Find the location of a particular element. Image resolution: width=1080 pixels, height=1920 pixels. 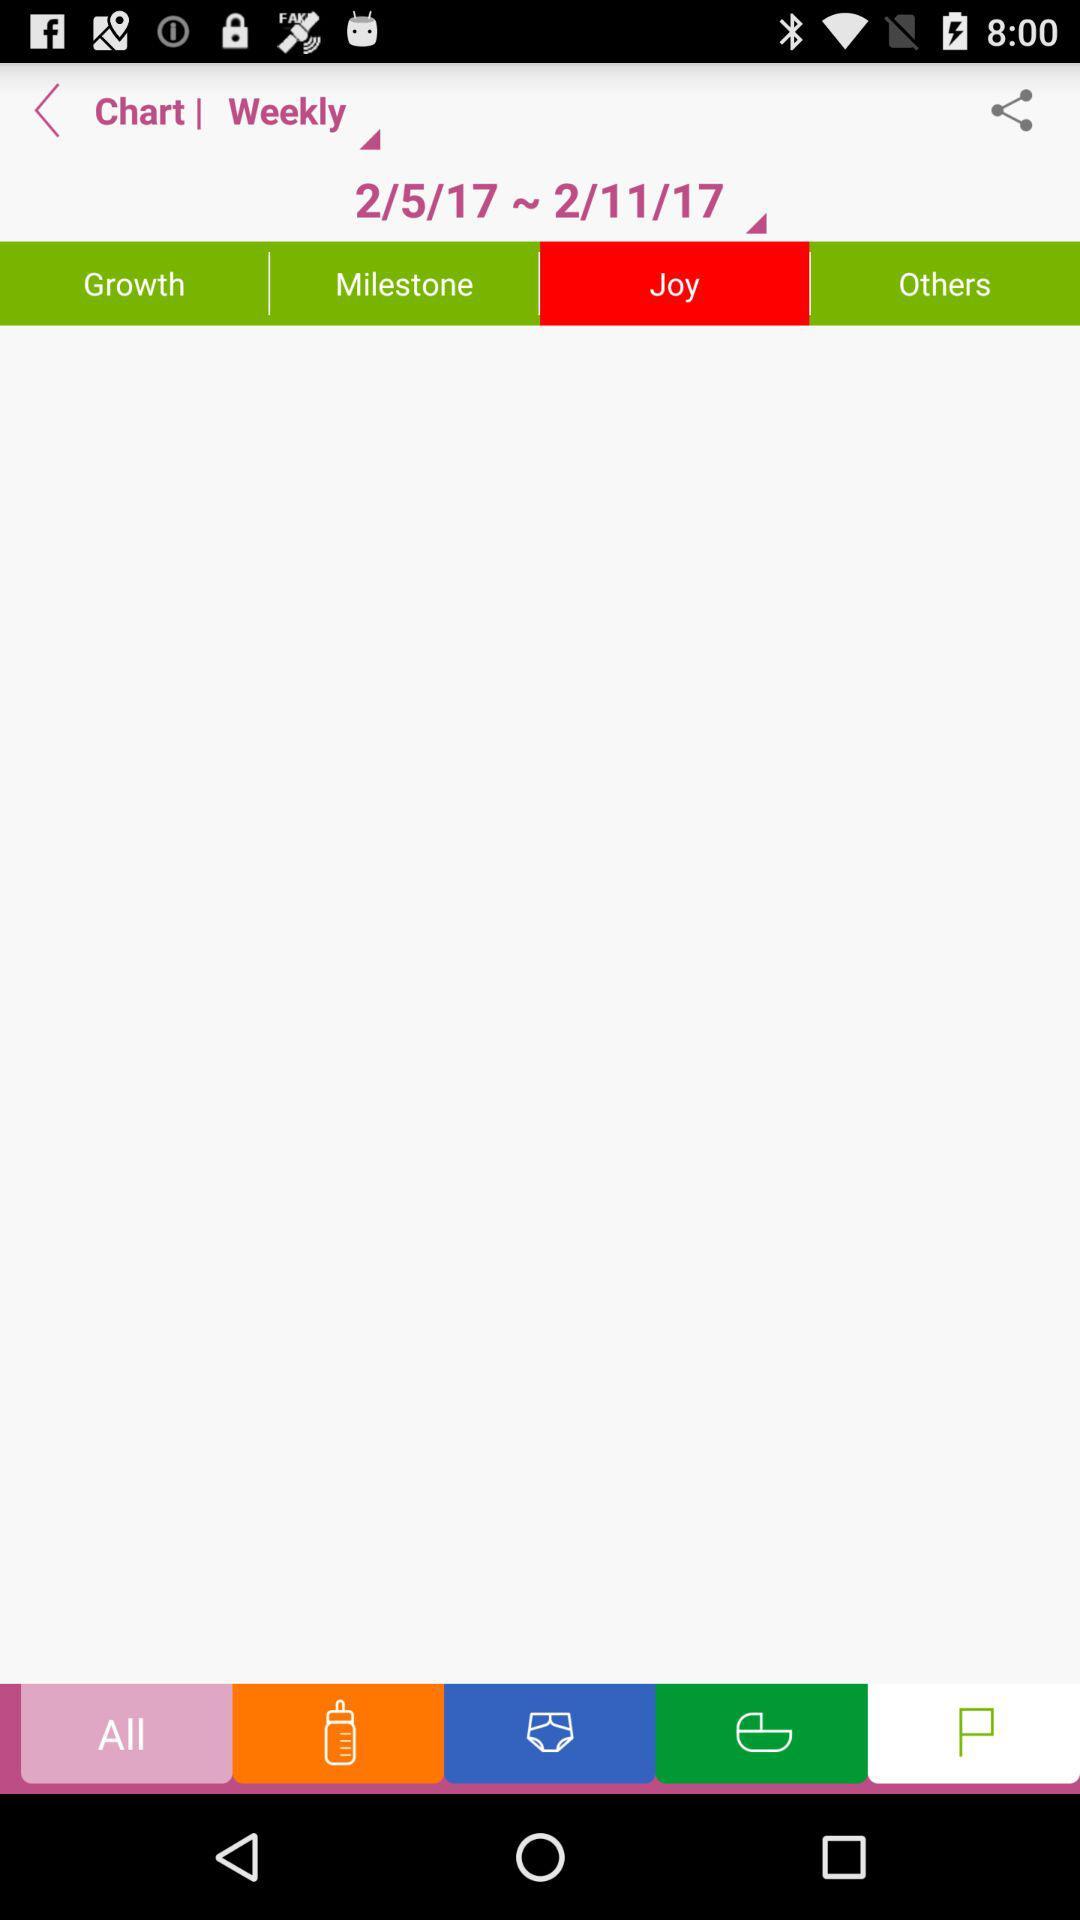

sleeping schedule is located at coordinates (761, 1737).